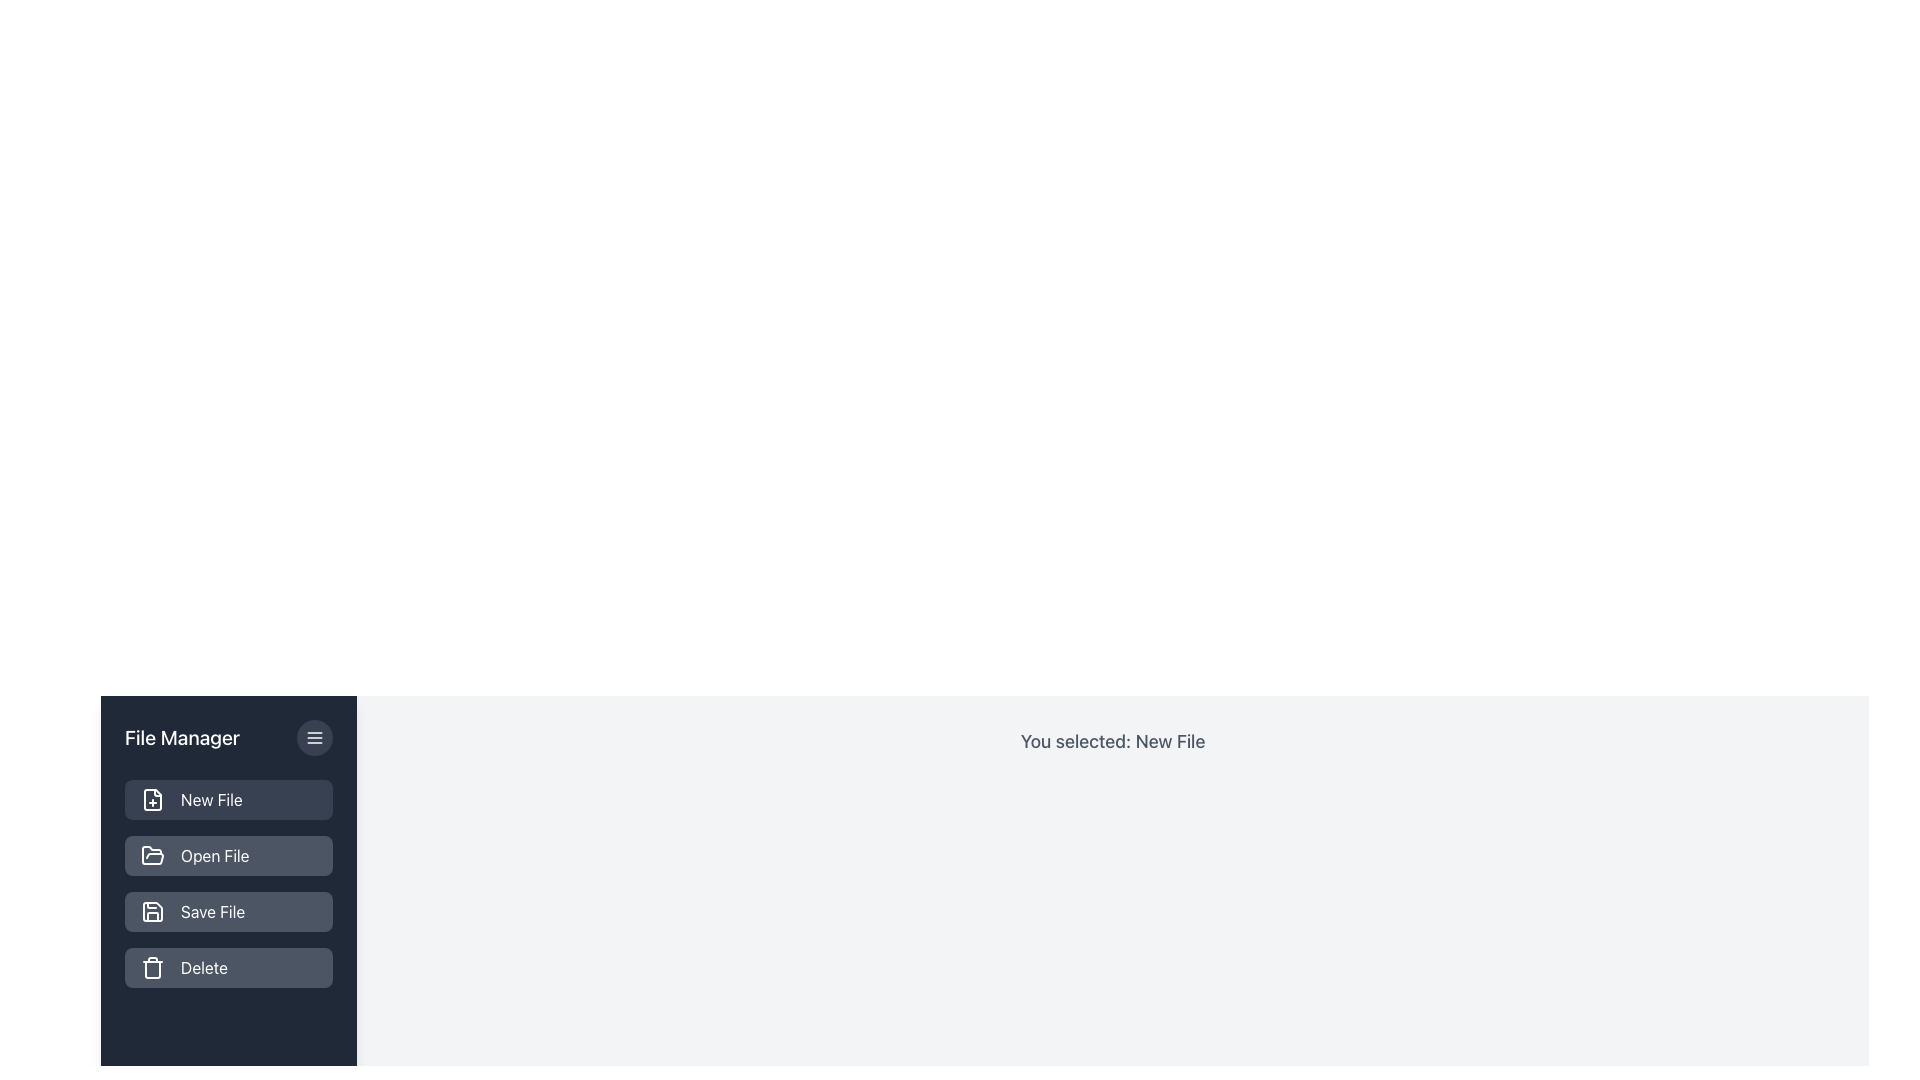 This screenshot has width=1920, height=1080. What do you see at coordinates (152, 855) in the screenshot?
I see `the 'Open File' button located in the sidebar, which features an icon to the left of the text label 'Open File'` at bounding box center [152, 855].